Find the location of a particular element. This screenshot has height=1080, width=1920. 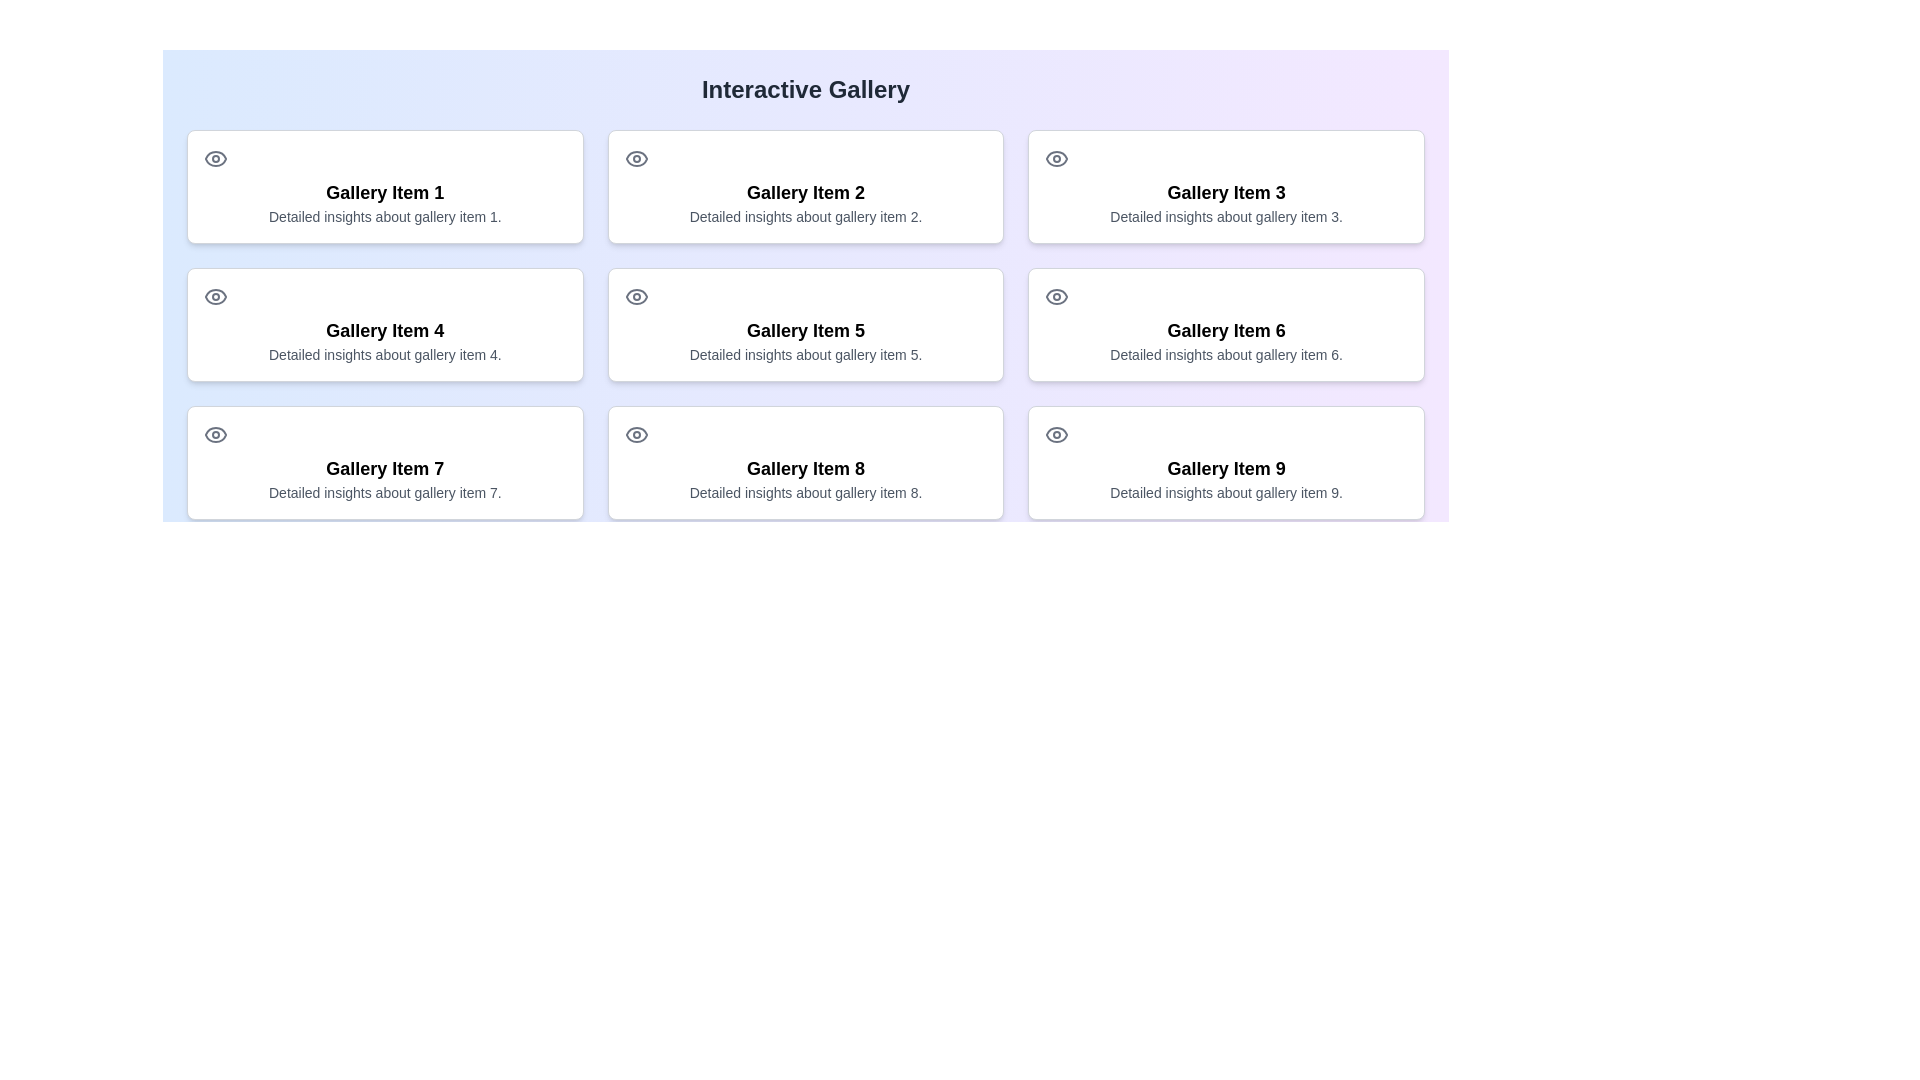

the text label 'Gallery Item 7', which is styled with a larger font and bold emphasis, located in the lower portion of the first card in the third row of a three-by-three grid is located at coordinates (385, 469).